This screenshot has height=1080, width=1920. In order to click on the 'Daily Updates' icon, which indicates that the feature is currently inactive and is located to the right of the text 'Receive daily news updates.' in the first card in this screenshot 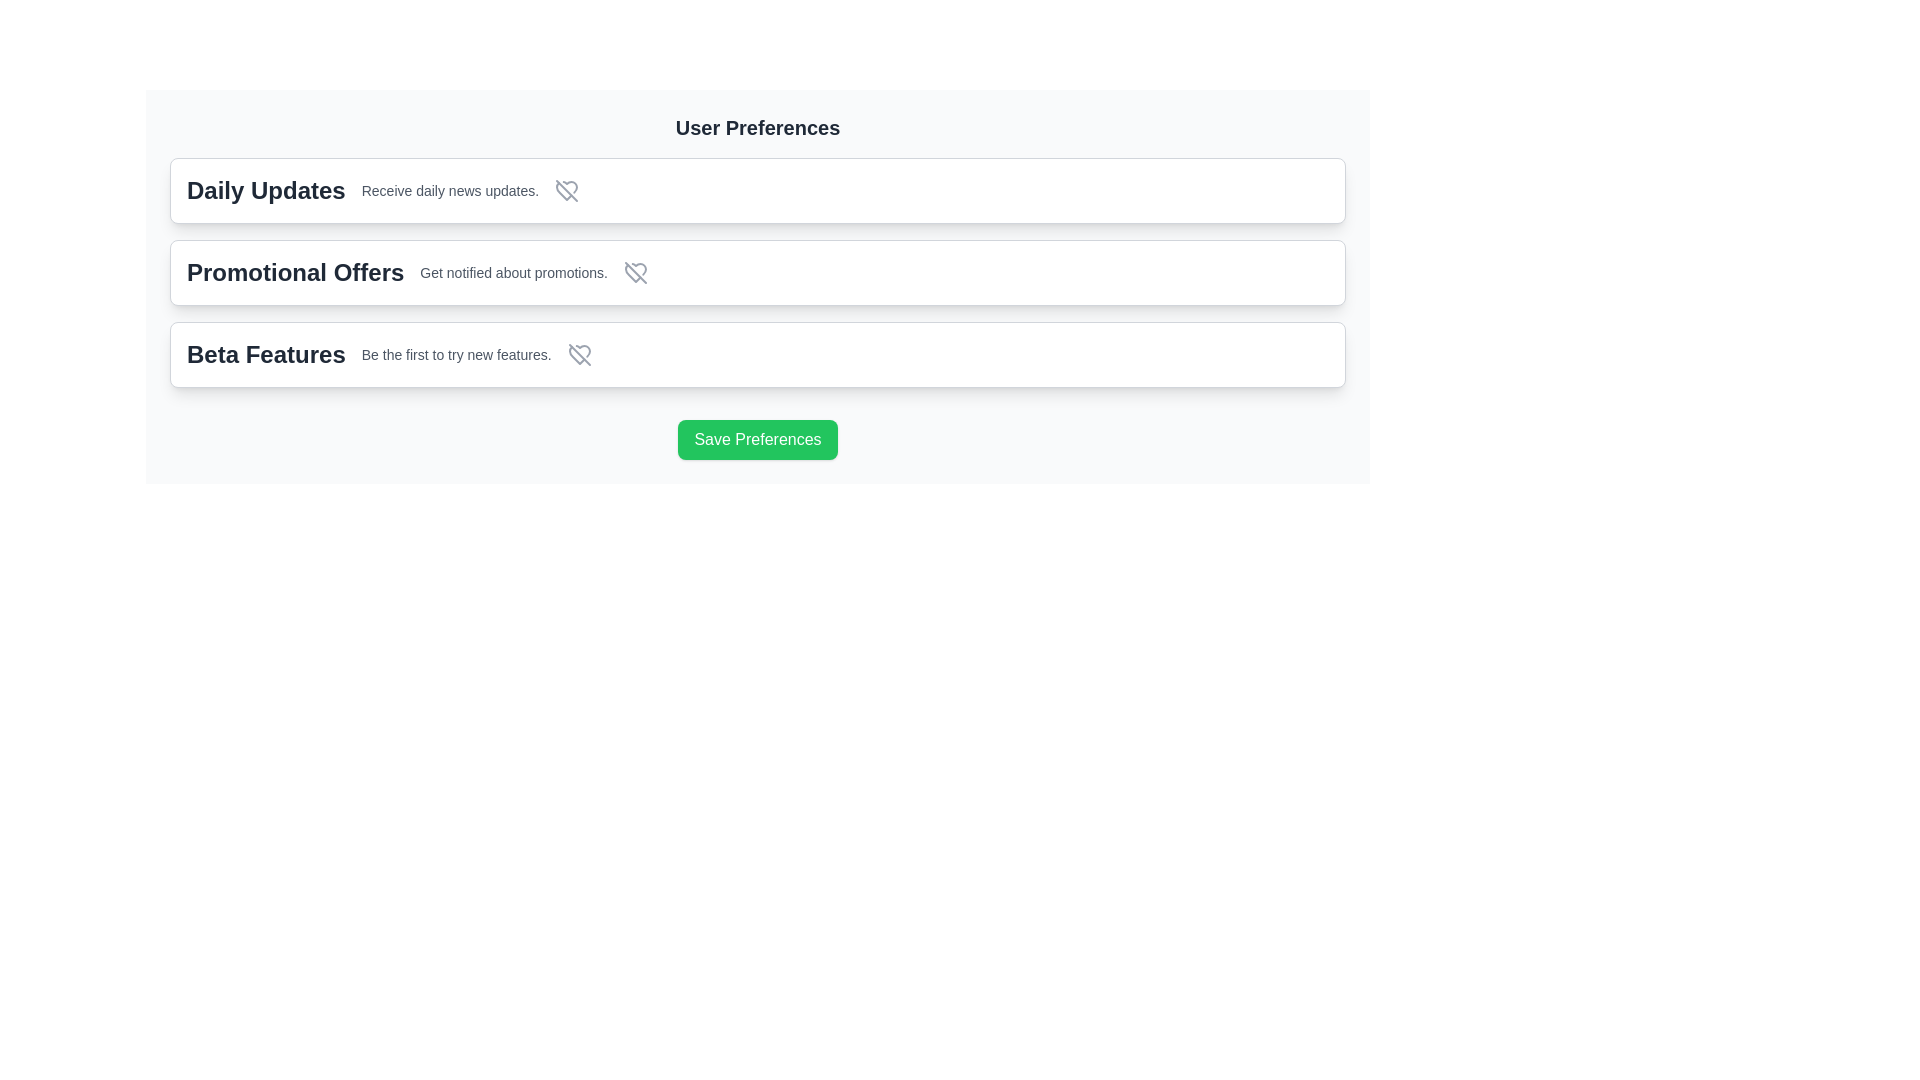, I will do `click(566, 191)`.